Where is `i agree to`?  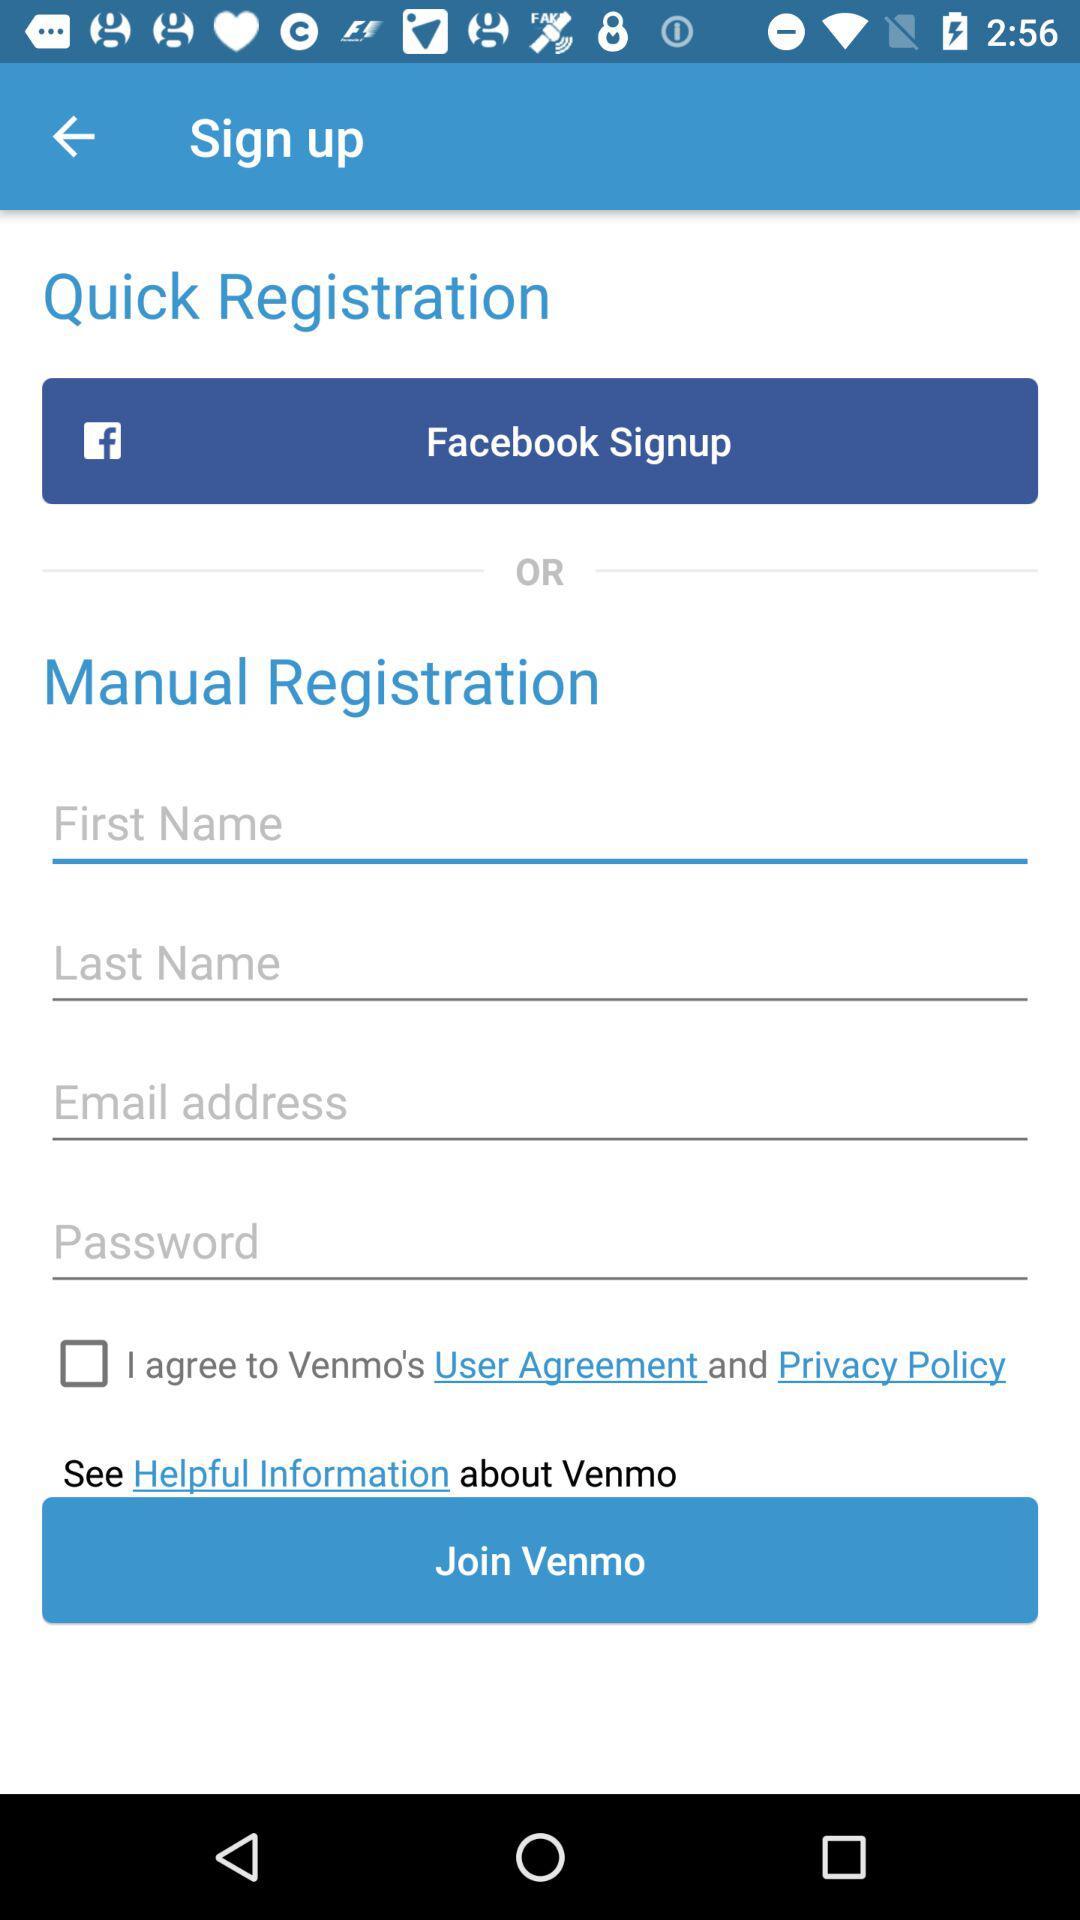 i agree to is located at coordinates (565, 1362).